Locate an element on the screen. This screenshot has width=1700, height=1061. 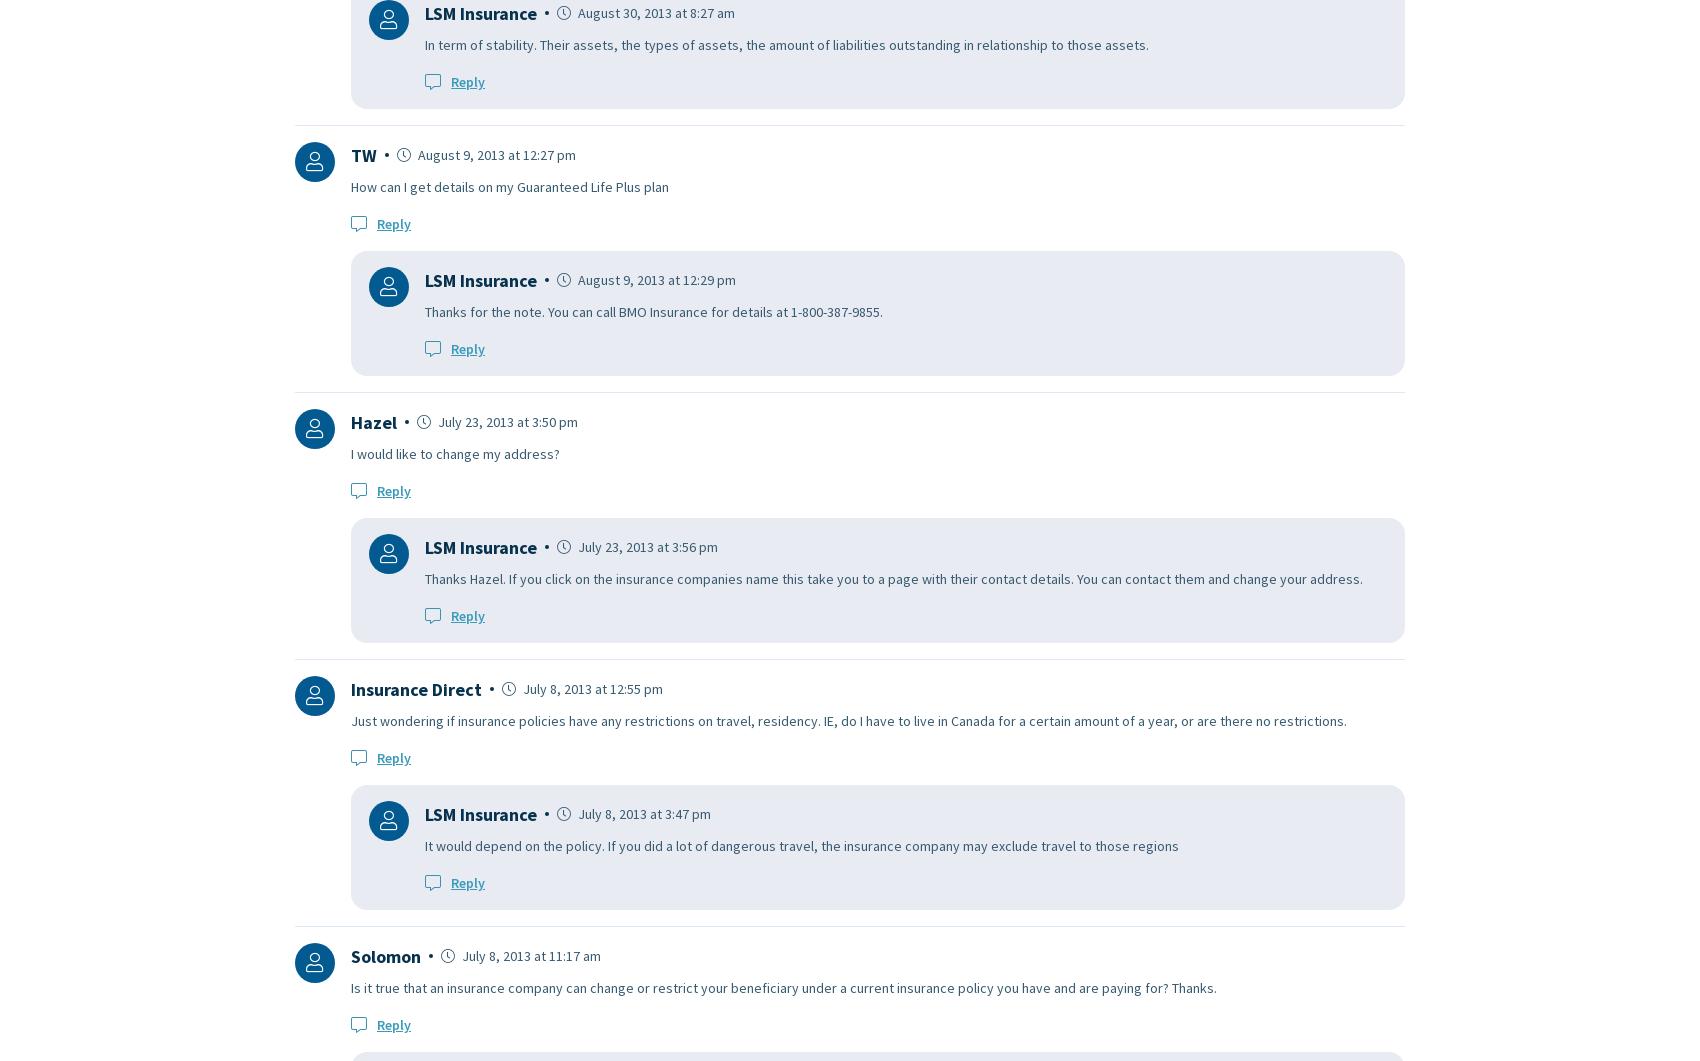
'Thanks Hazel.  If you click on the insurance companies name this take you to a page with their contact details.  You can contact them and change your address.' is located at coordinates (425, 577).